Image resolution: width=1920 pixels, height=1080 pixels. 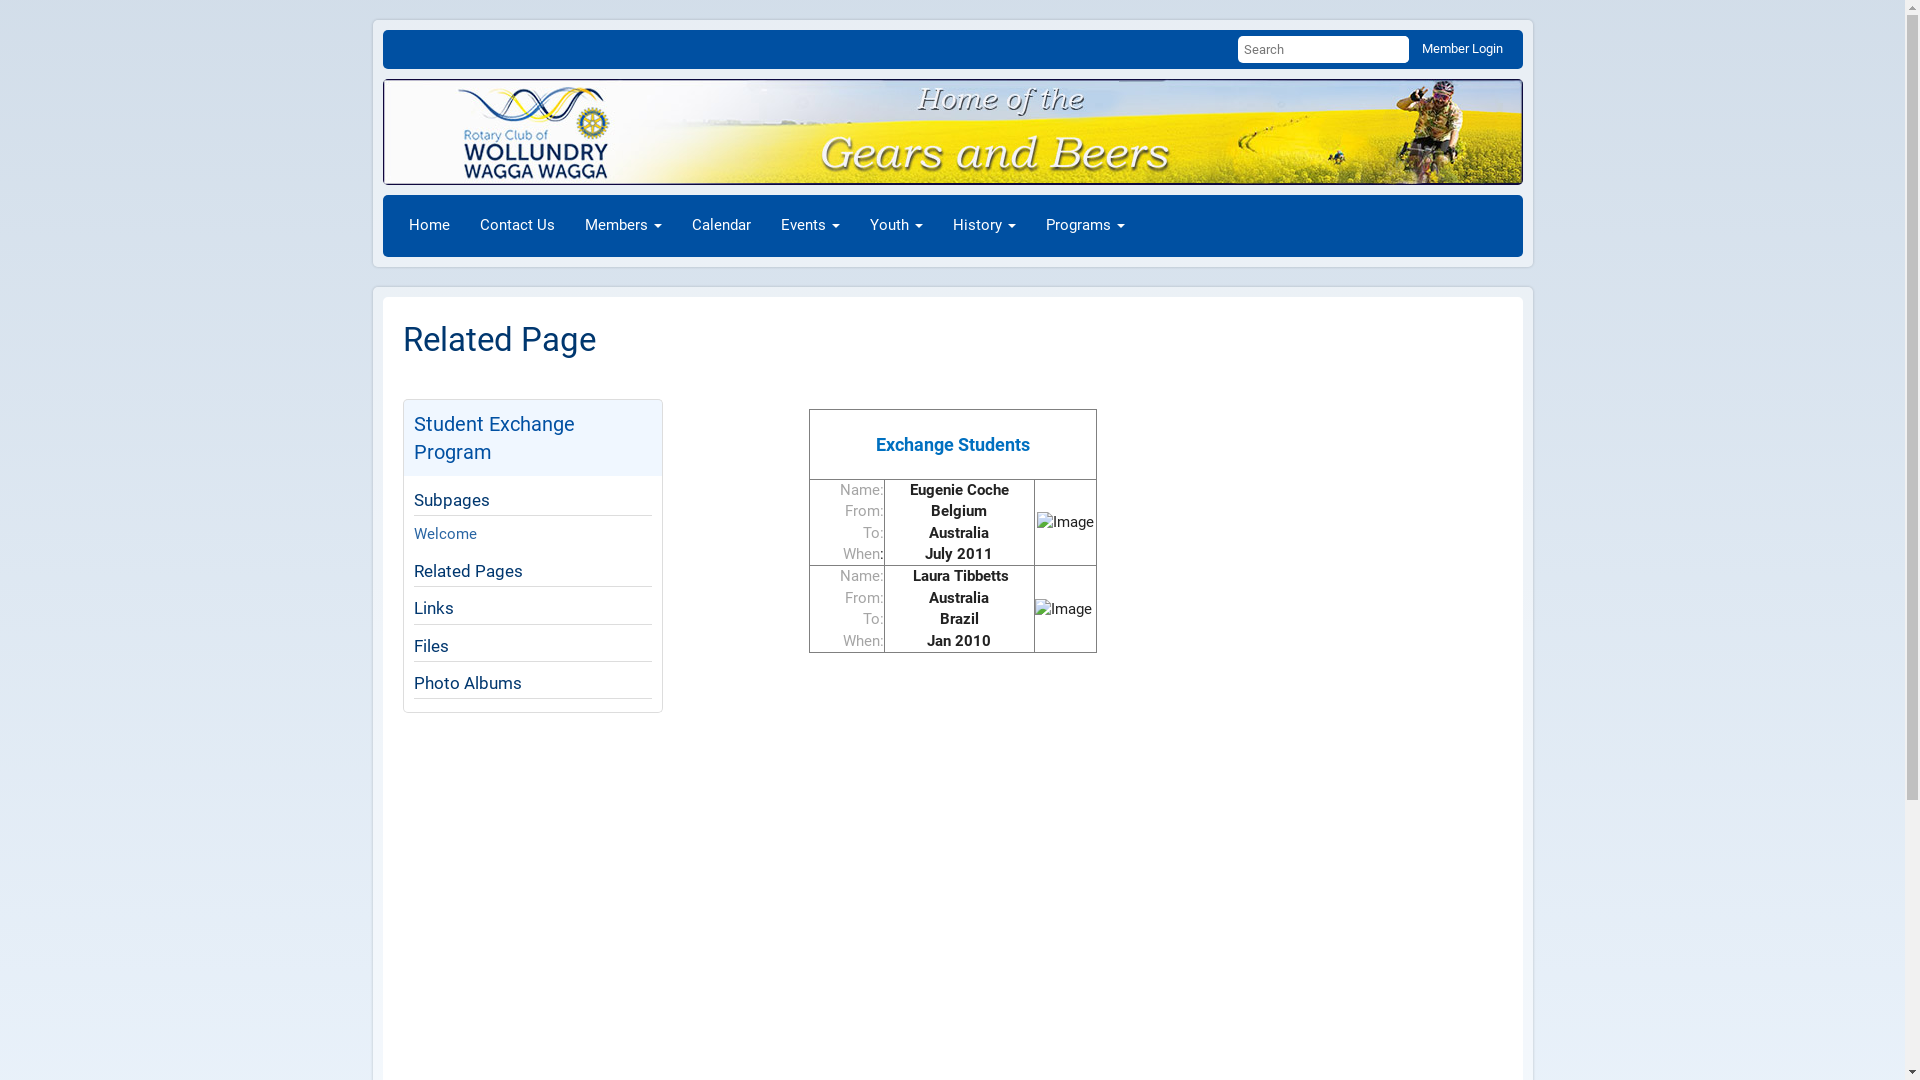 I want to click on 'Members', so click(x=622, y=225).